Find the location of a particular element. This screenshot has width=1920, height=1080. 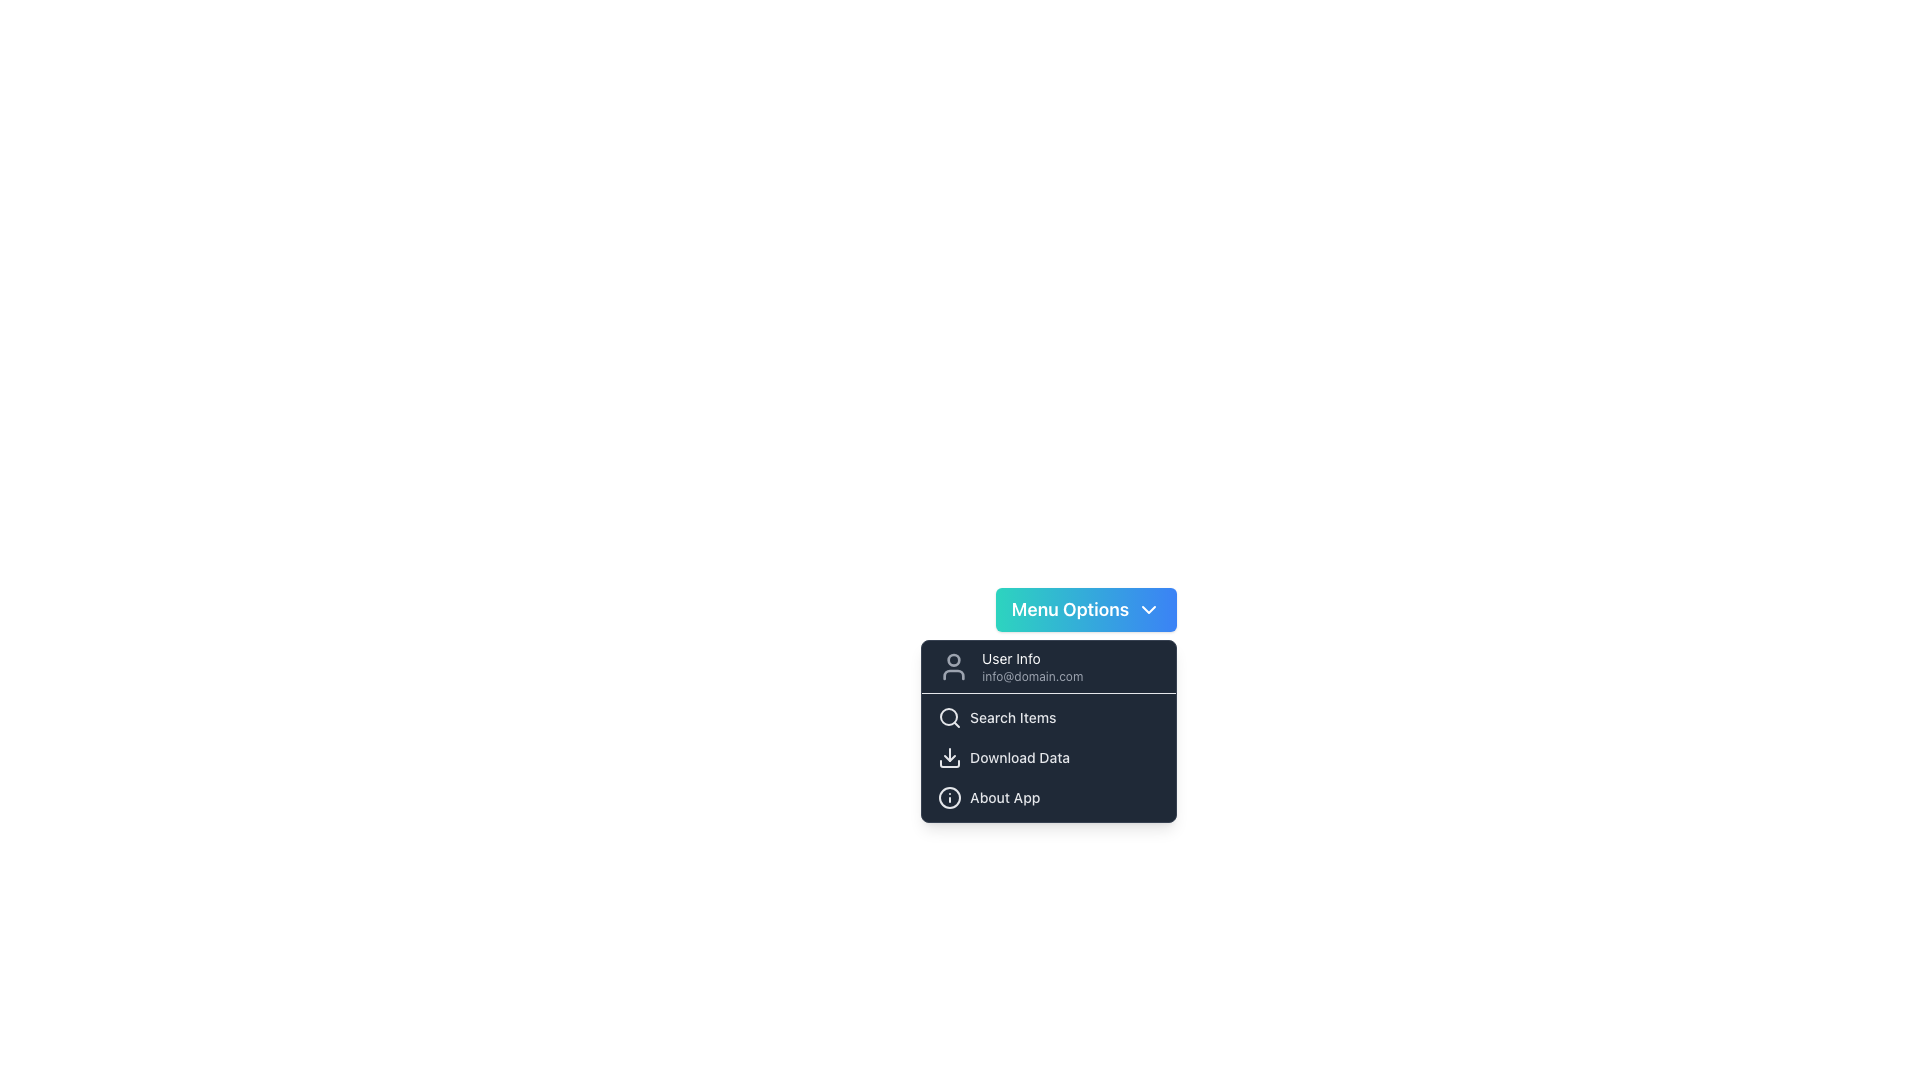

the 'Download Data' button, which is dark gray with white text and is the third option in the vertical menu beneath the 'Menu Options' button is located at coordinates (1048, 758).